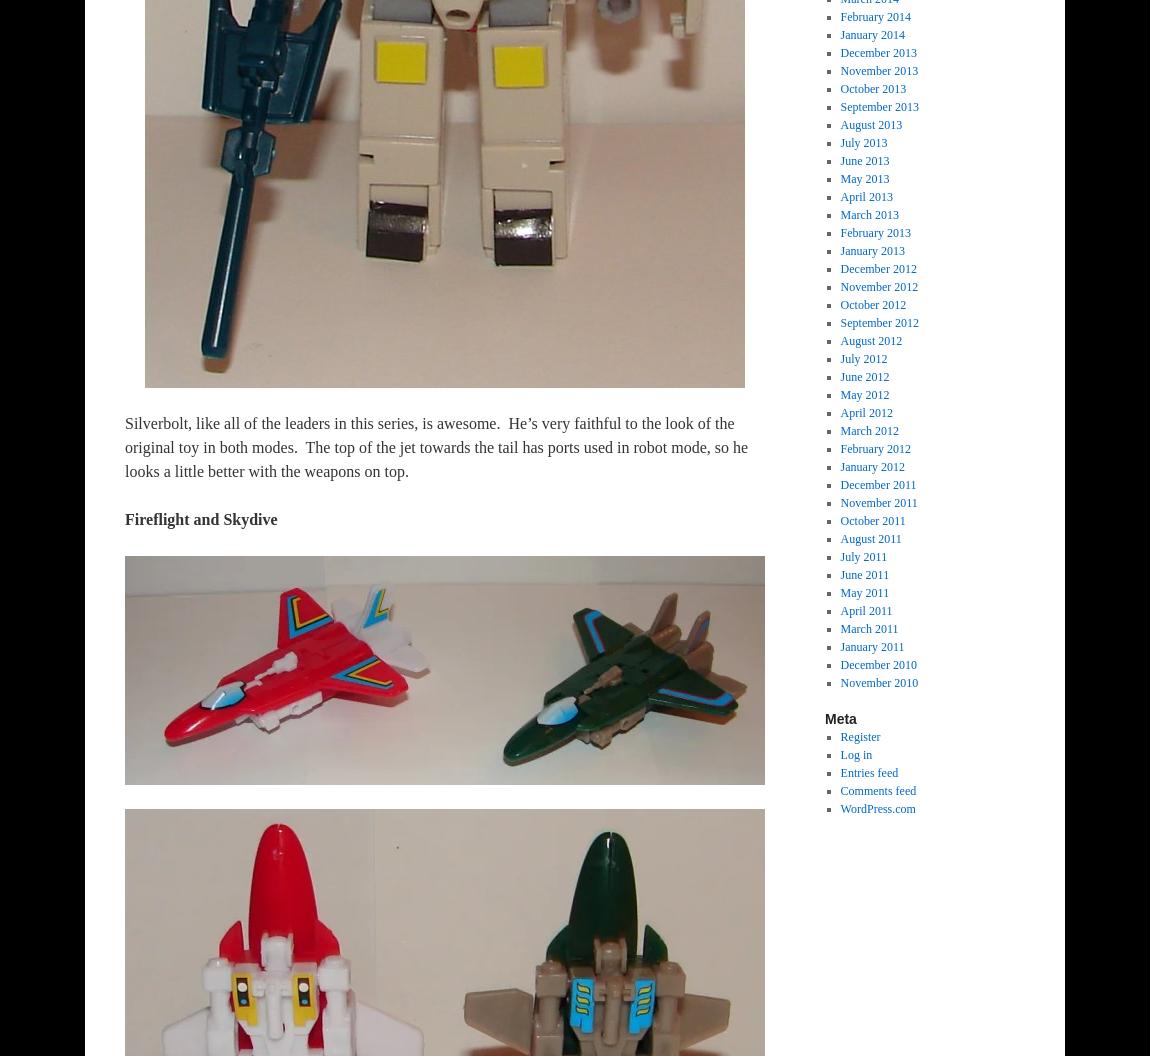 This screenshot has height=1056, width=1150. Describe the element at coordinates (878, 69) in the screenshot. I see `'November 2013'` at that location.